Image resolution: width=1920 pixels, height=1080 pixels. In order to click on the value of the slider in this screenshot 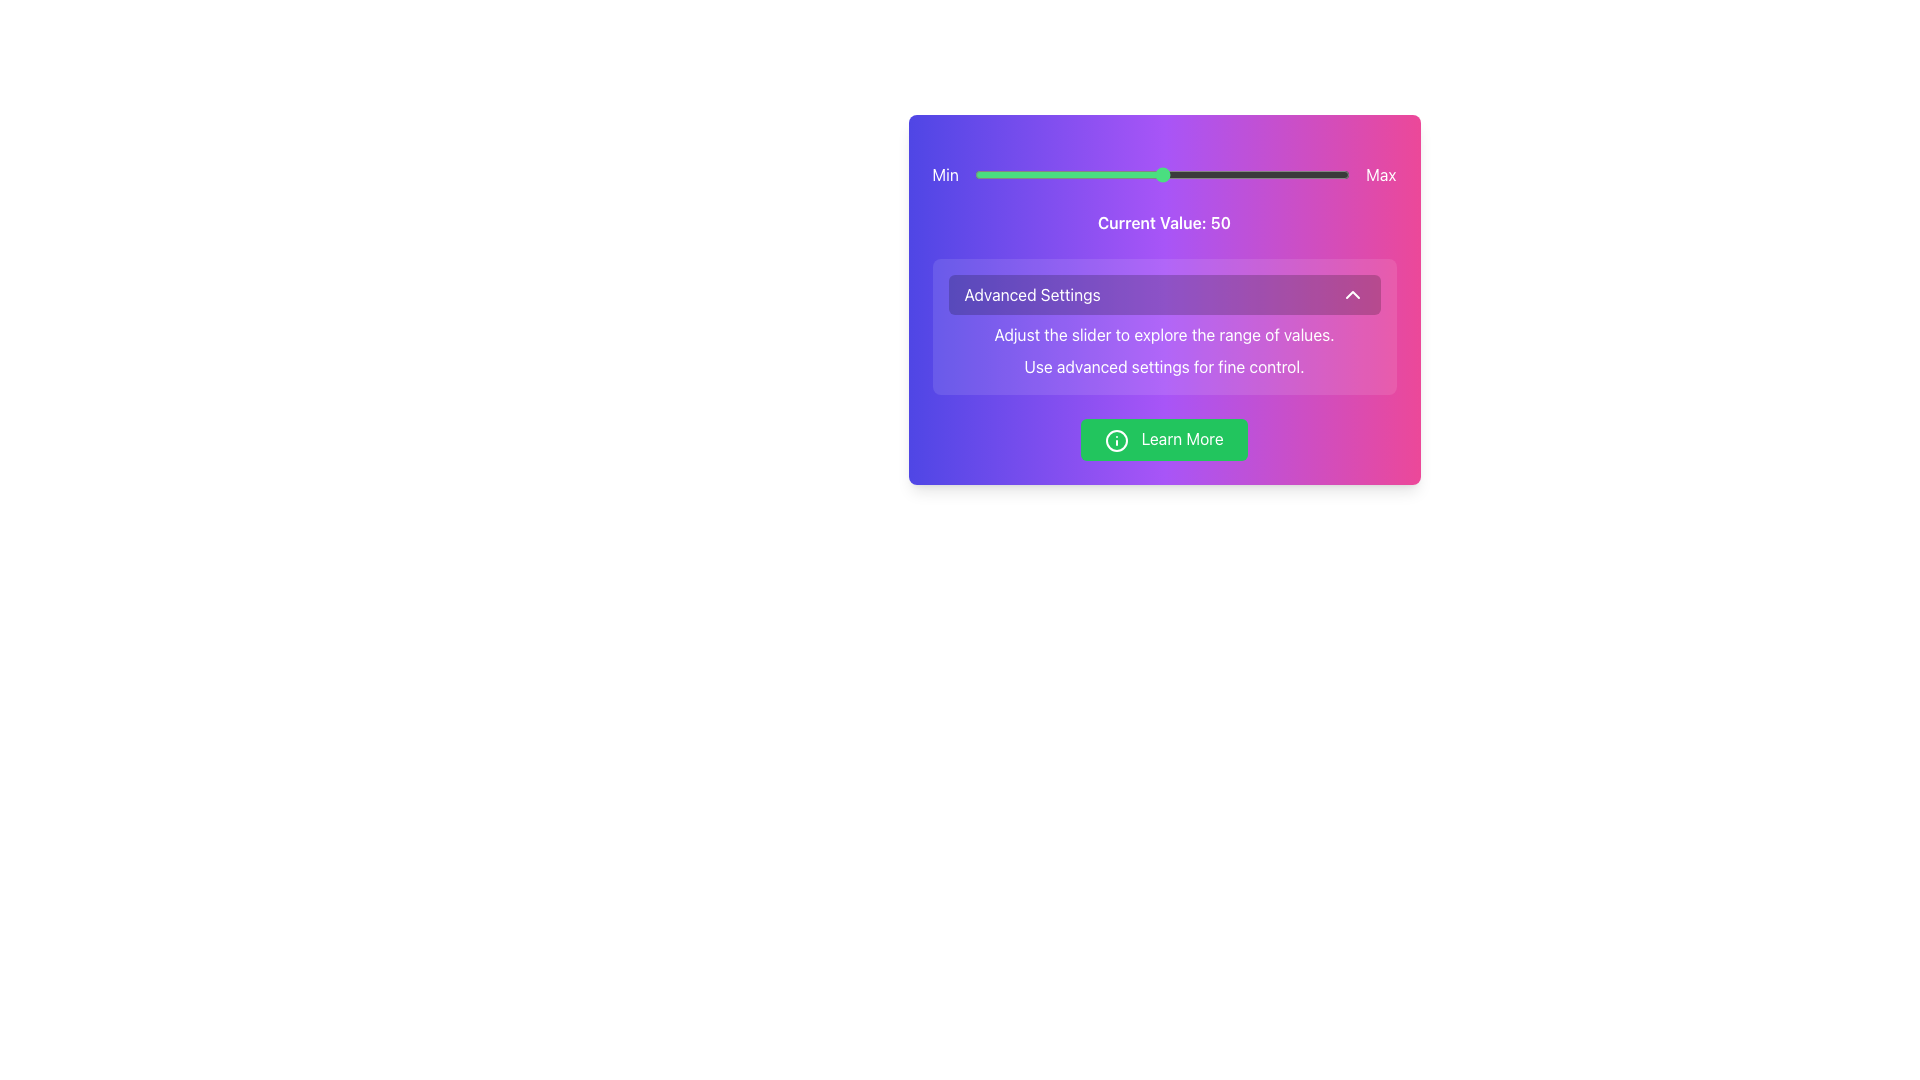, I will do `click(1158, 173)`.